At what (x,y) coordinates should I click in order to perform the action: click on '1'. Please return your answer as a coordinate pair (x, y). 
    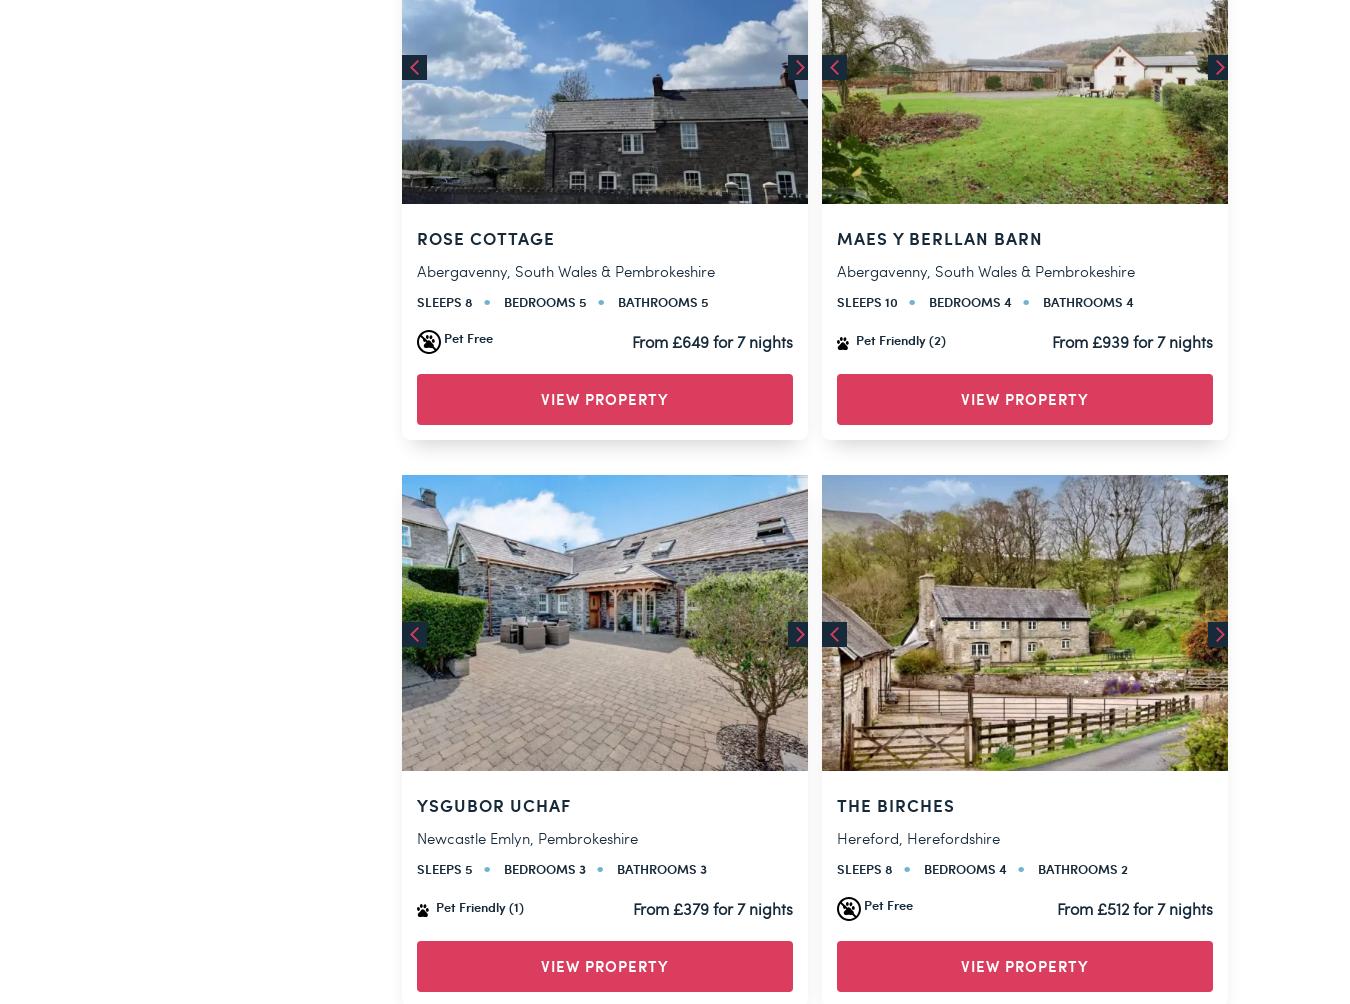
    Looking at the image, I should click on (685, 504).